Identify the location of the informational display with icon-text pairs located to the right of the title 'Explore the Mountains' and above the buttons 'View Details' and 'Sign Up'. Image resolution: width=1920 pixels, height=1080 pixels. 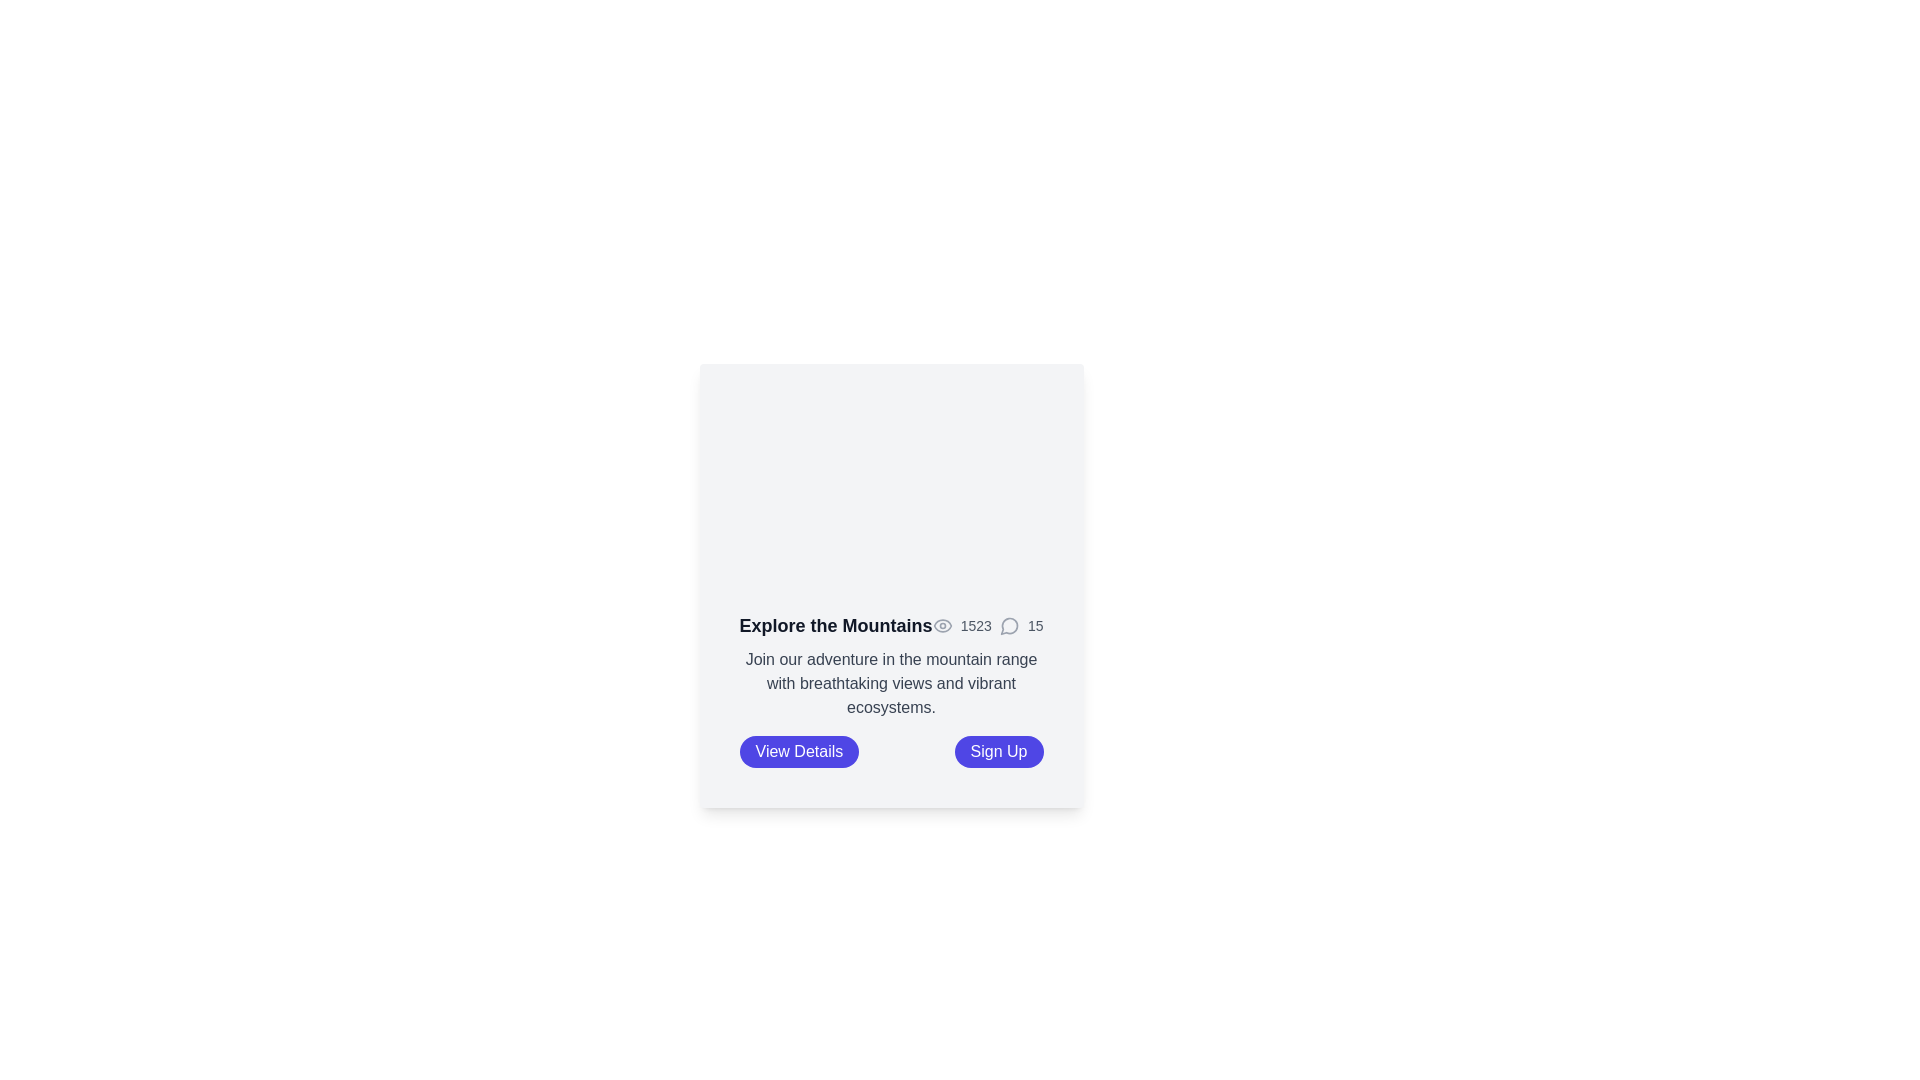
(988, 624).